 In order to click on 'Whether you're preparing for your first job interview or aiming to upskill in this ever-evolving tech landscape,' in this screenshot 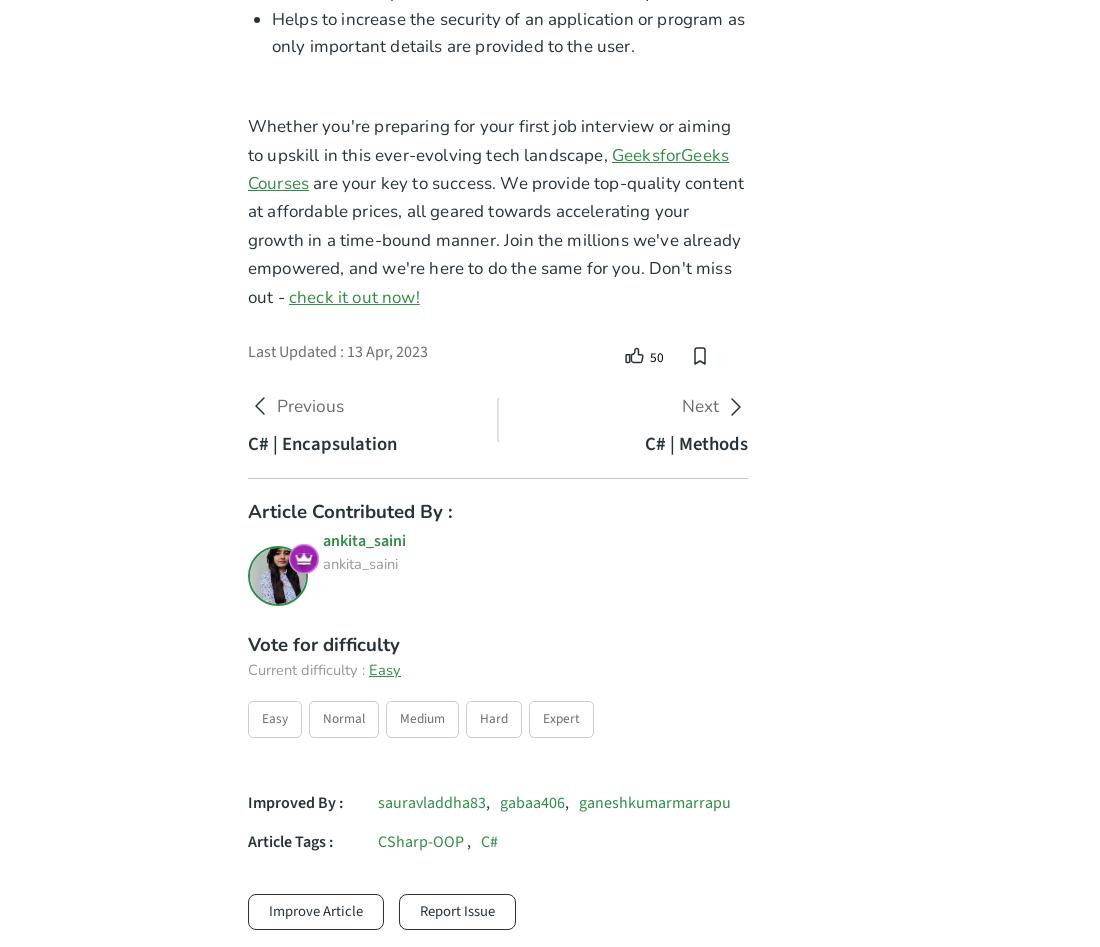, I will do `click(489, 139)`.